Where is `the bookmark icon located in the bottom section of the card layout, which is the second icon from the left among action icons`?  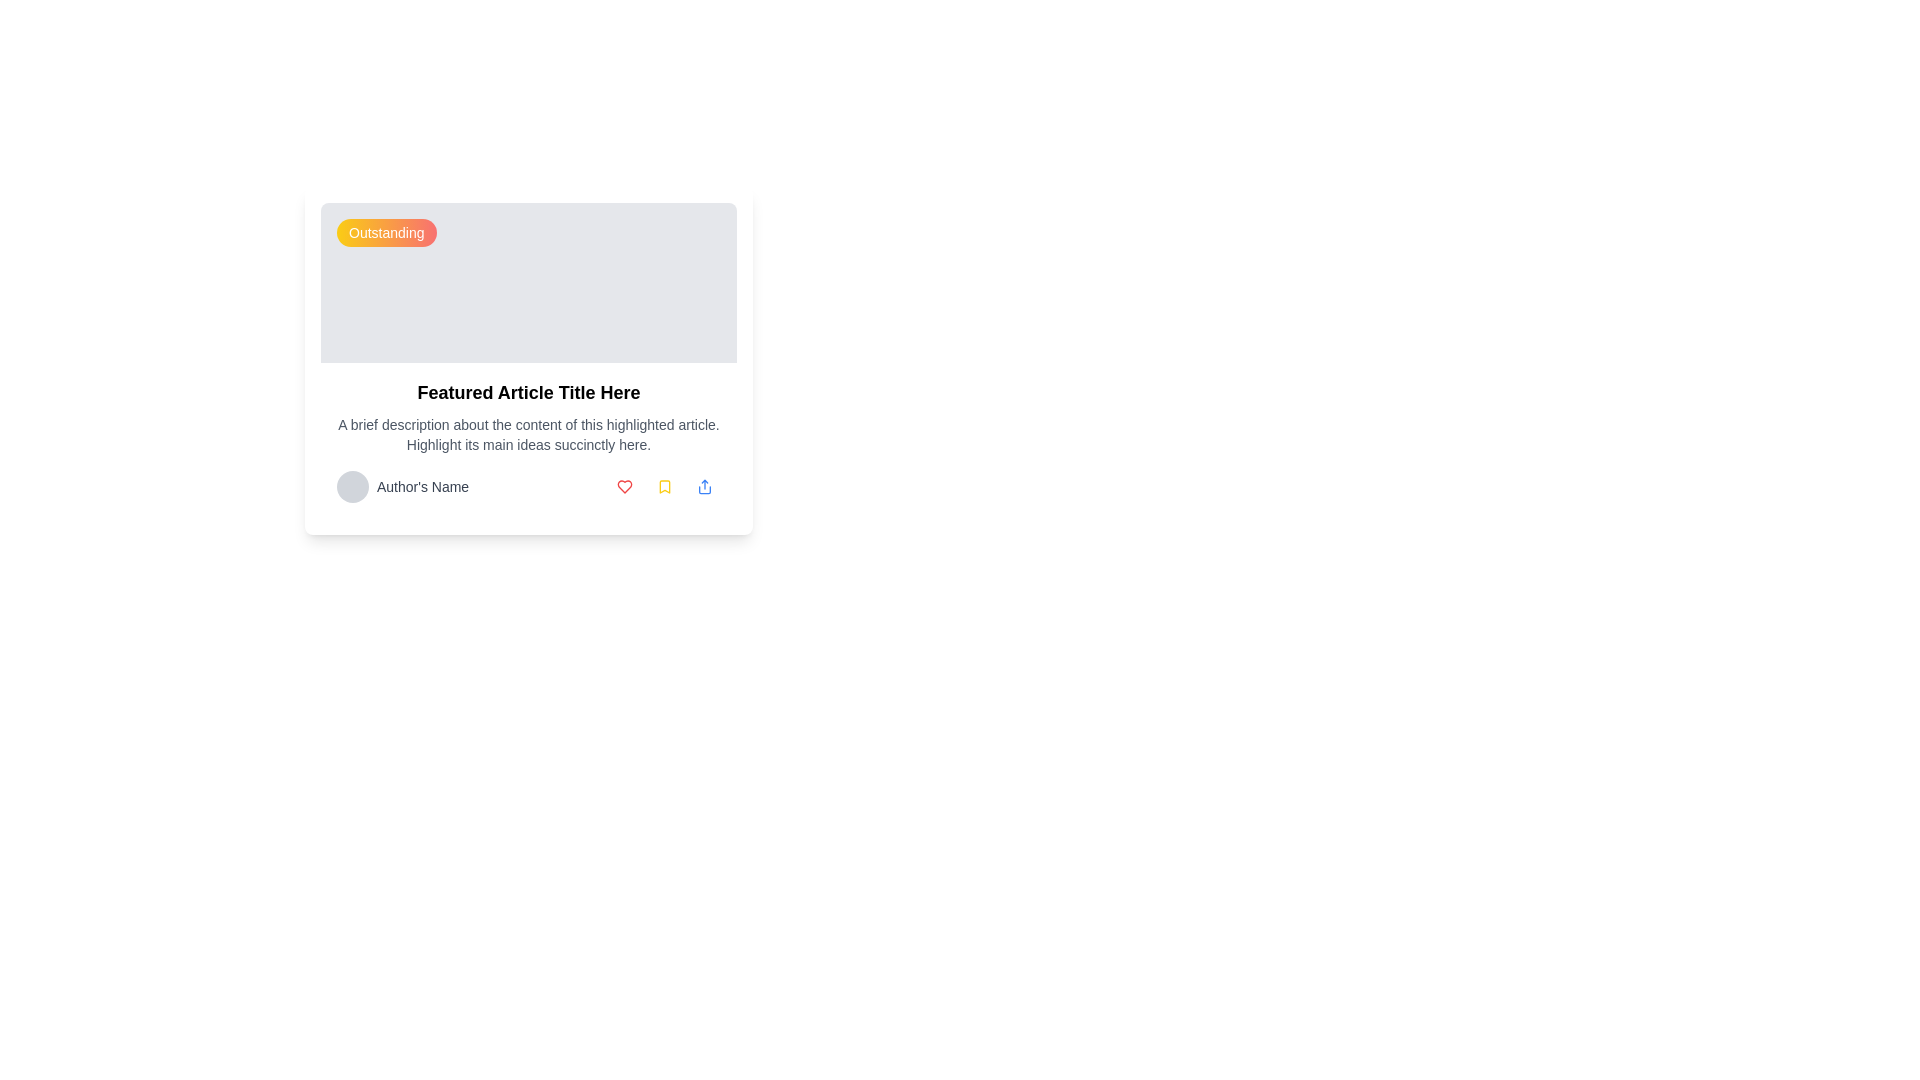
the bookmark icon located in the bottom section of the card layout, which is the second icon from the left among action icons is located at coordinates (665, 486).